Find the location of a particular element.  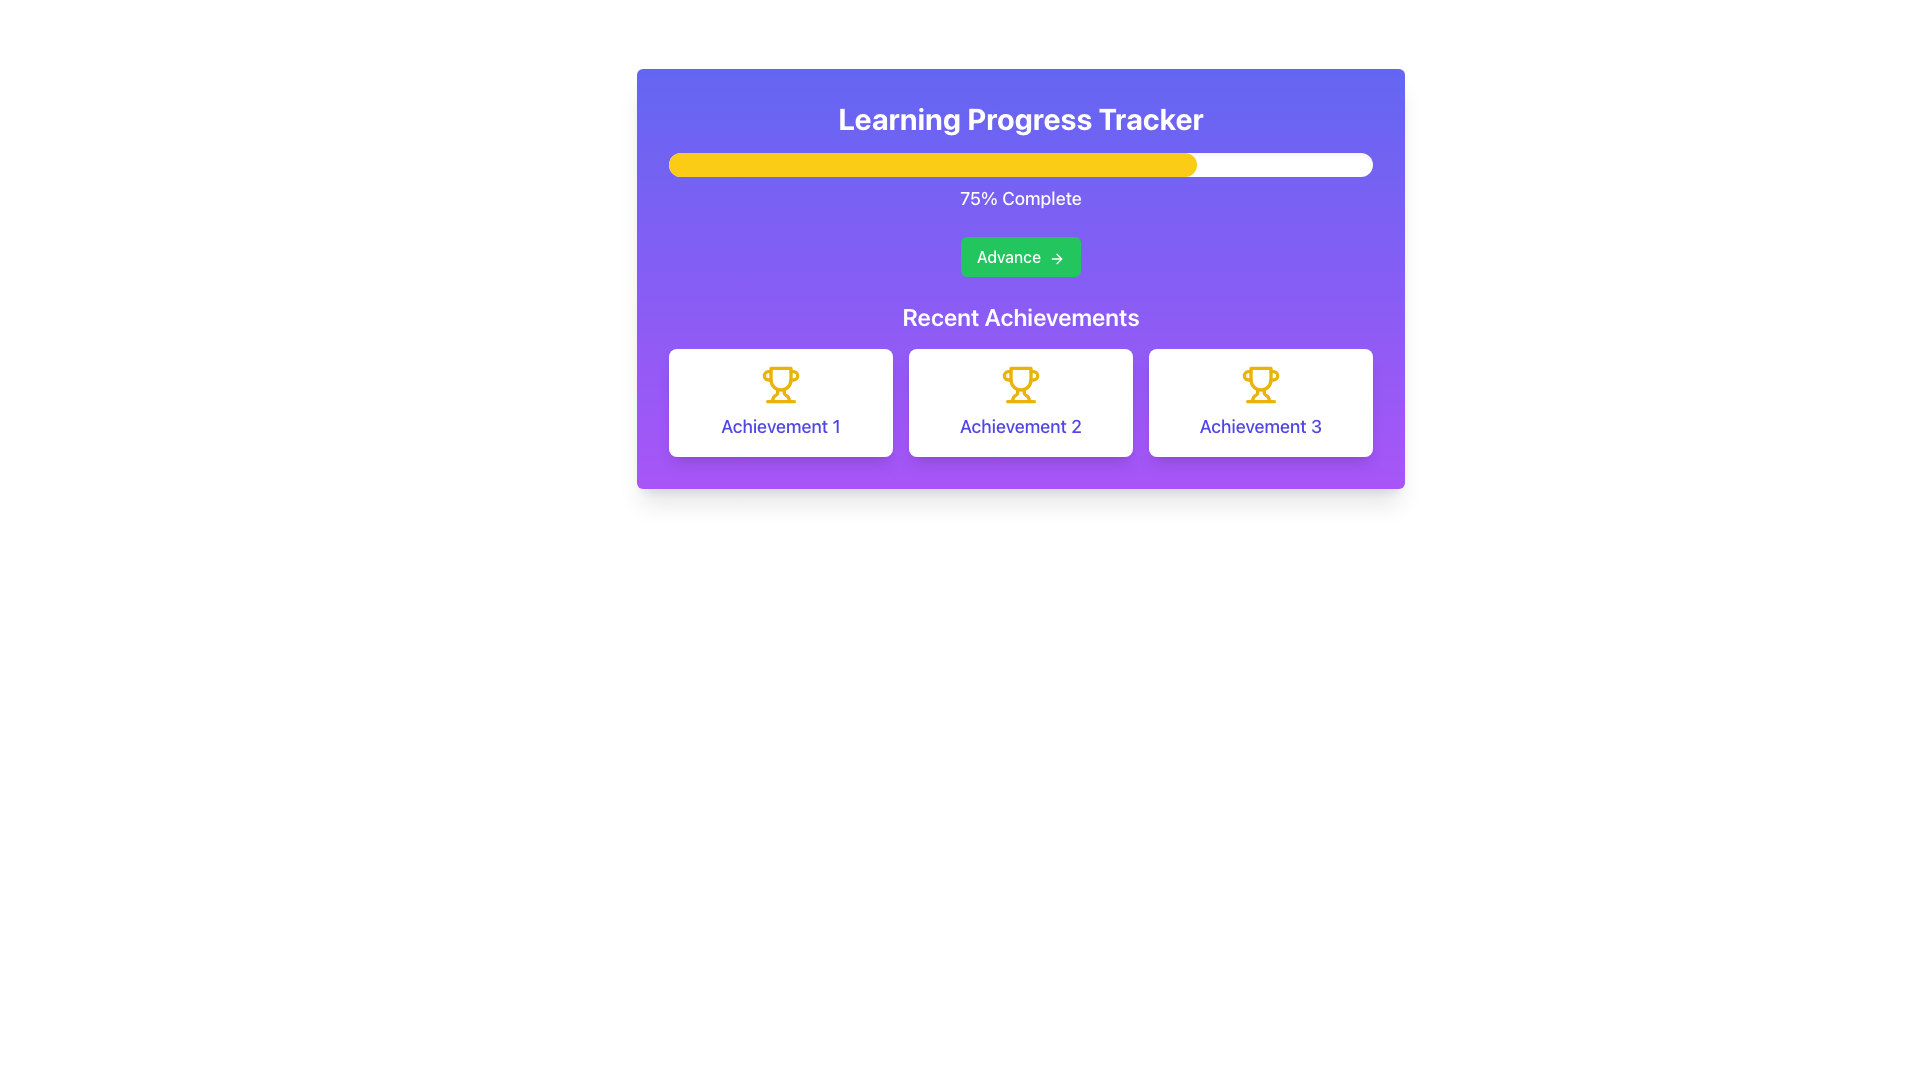

the text element labeled 'Achievement 1', which is positioned at the bottom center of the first card under 'Recent Achievements' is located at coordinates (780, 426).